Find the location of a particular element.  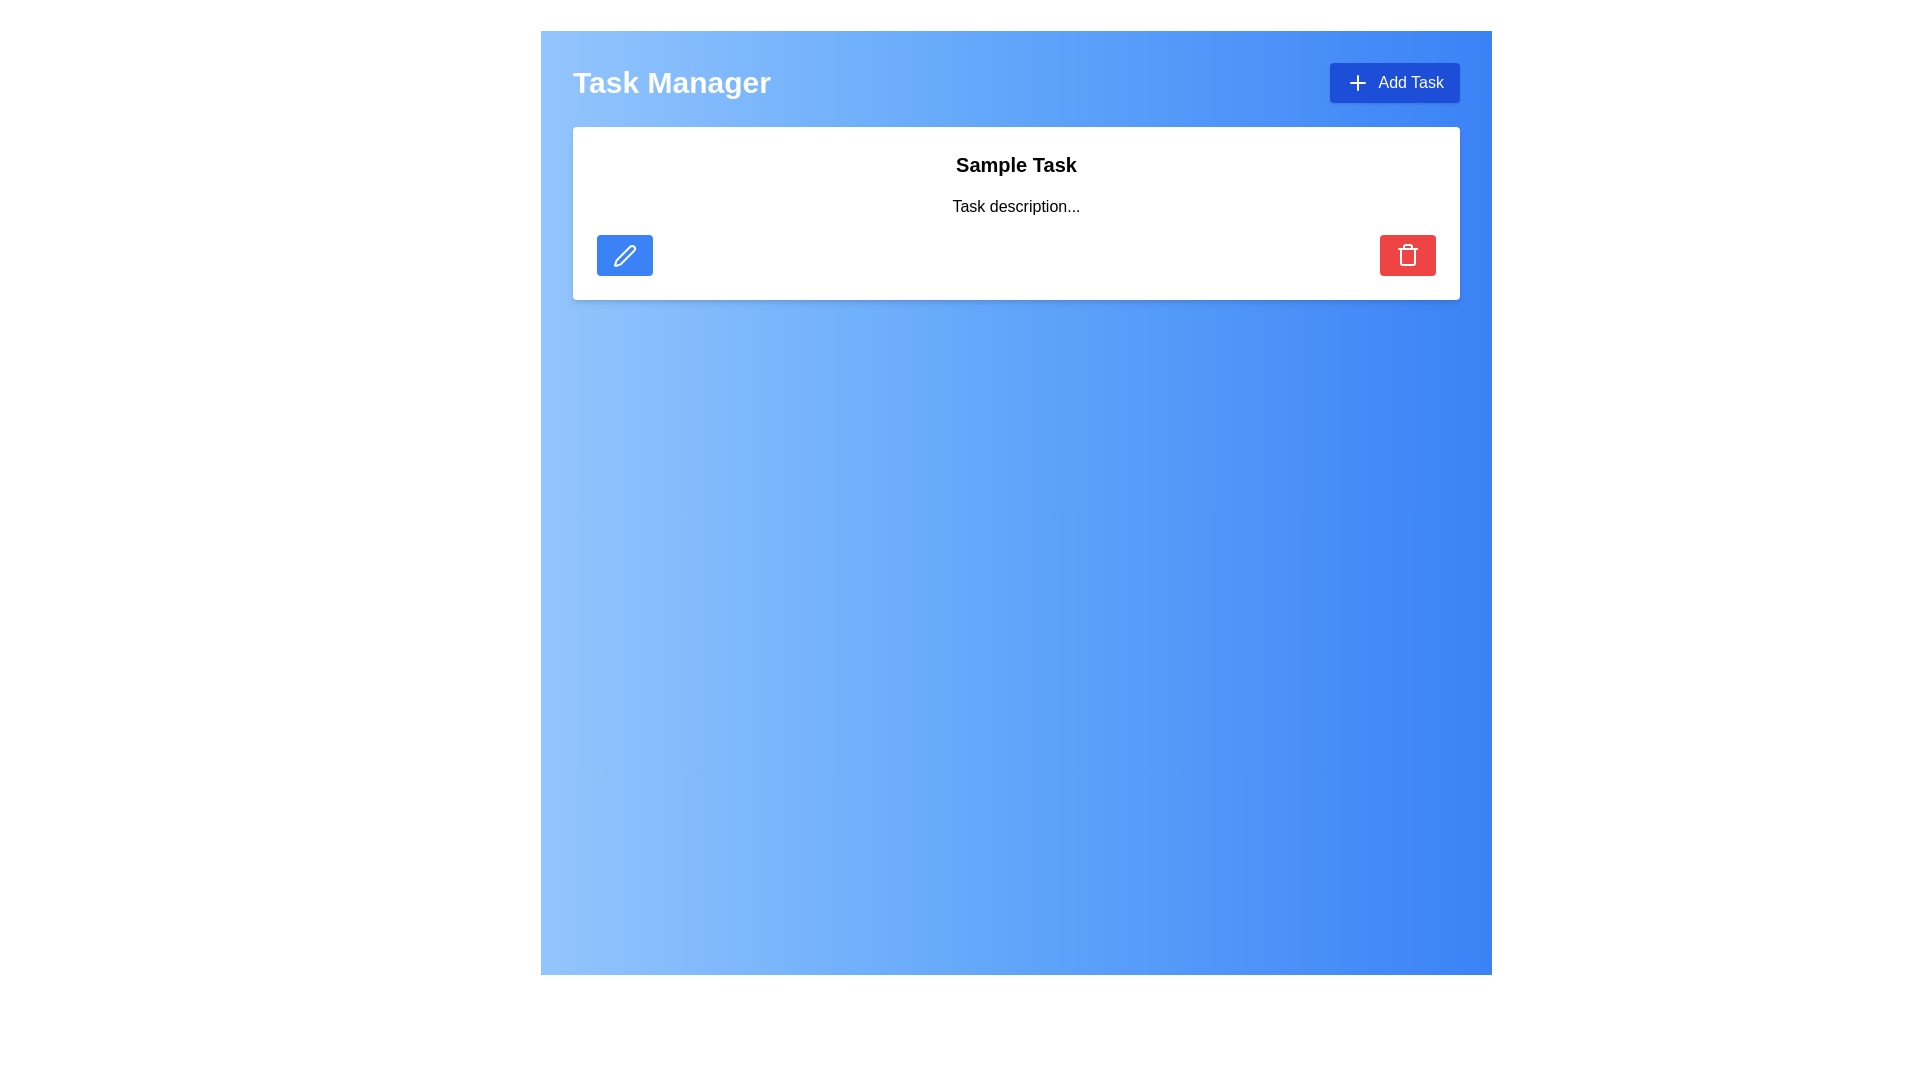

the edit icon located inside the button on the left side of the task panel, next to the 'Sample Task' title is located at coordinates (623, 253).